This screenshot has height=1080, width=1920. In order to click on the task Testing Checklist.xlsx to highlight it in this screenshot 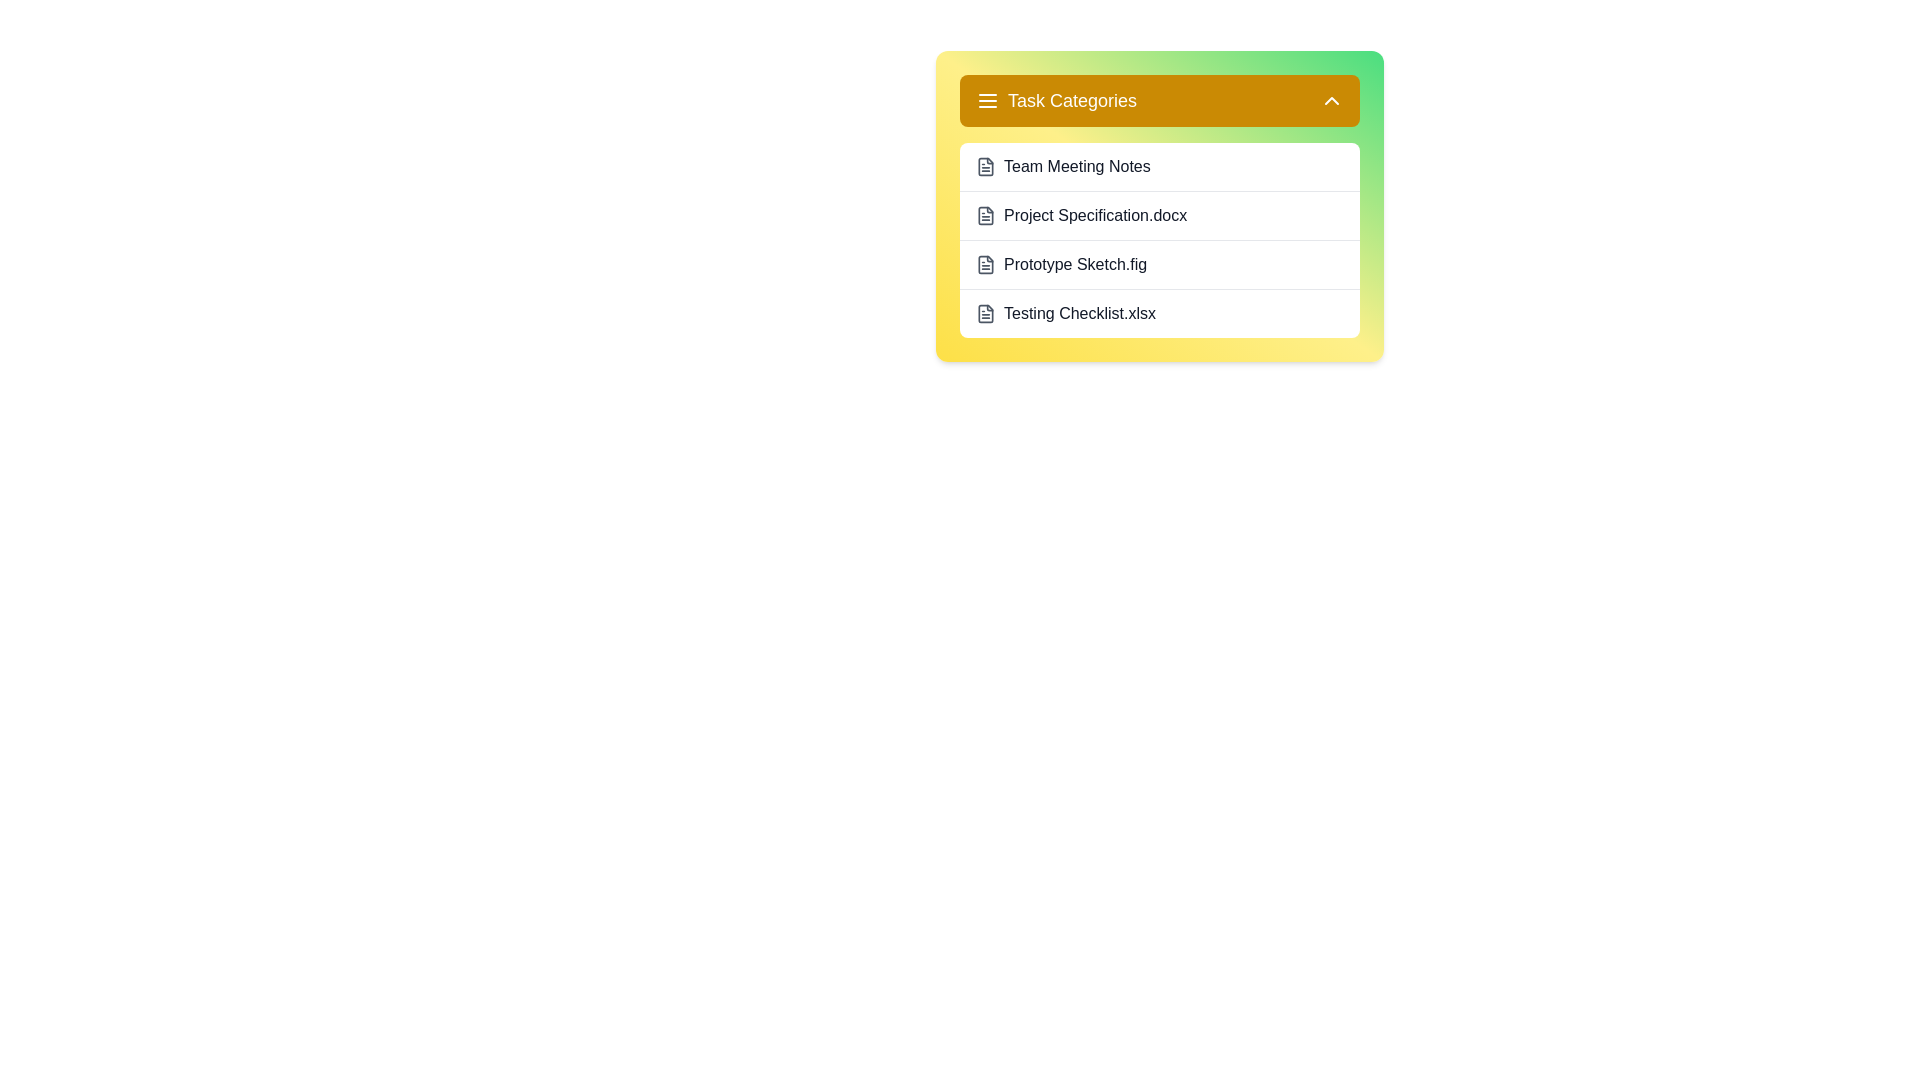, I will do `click(1160, 313)`.